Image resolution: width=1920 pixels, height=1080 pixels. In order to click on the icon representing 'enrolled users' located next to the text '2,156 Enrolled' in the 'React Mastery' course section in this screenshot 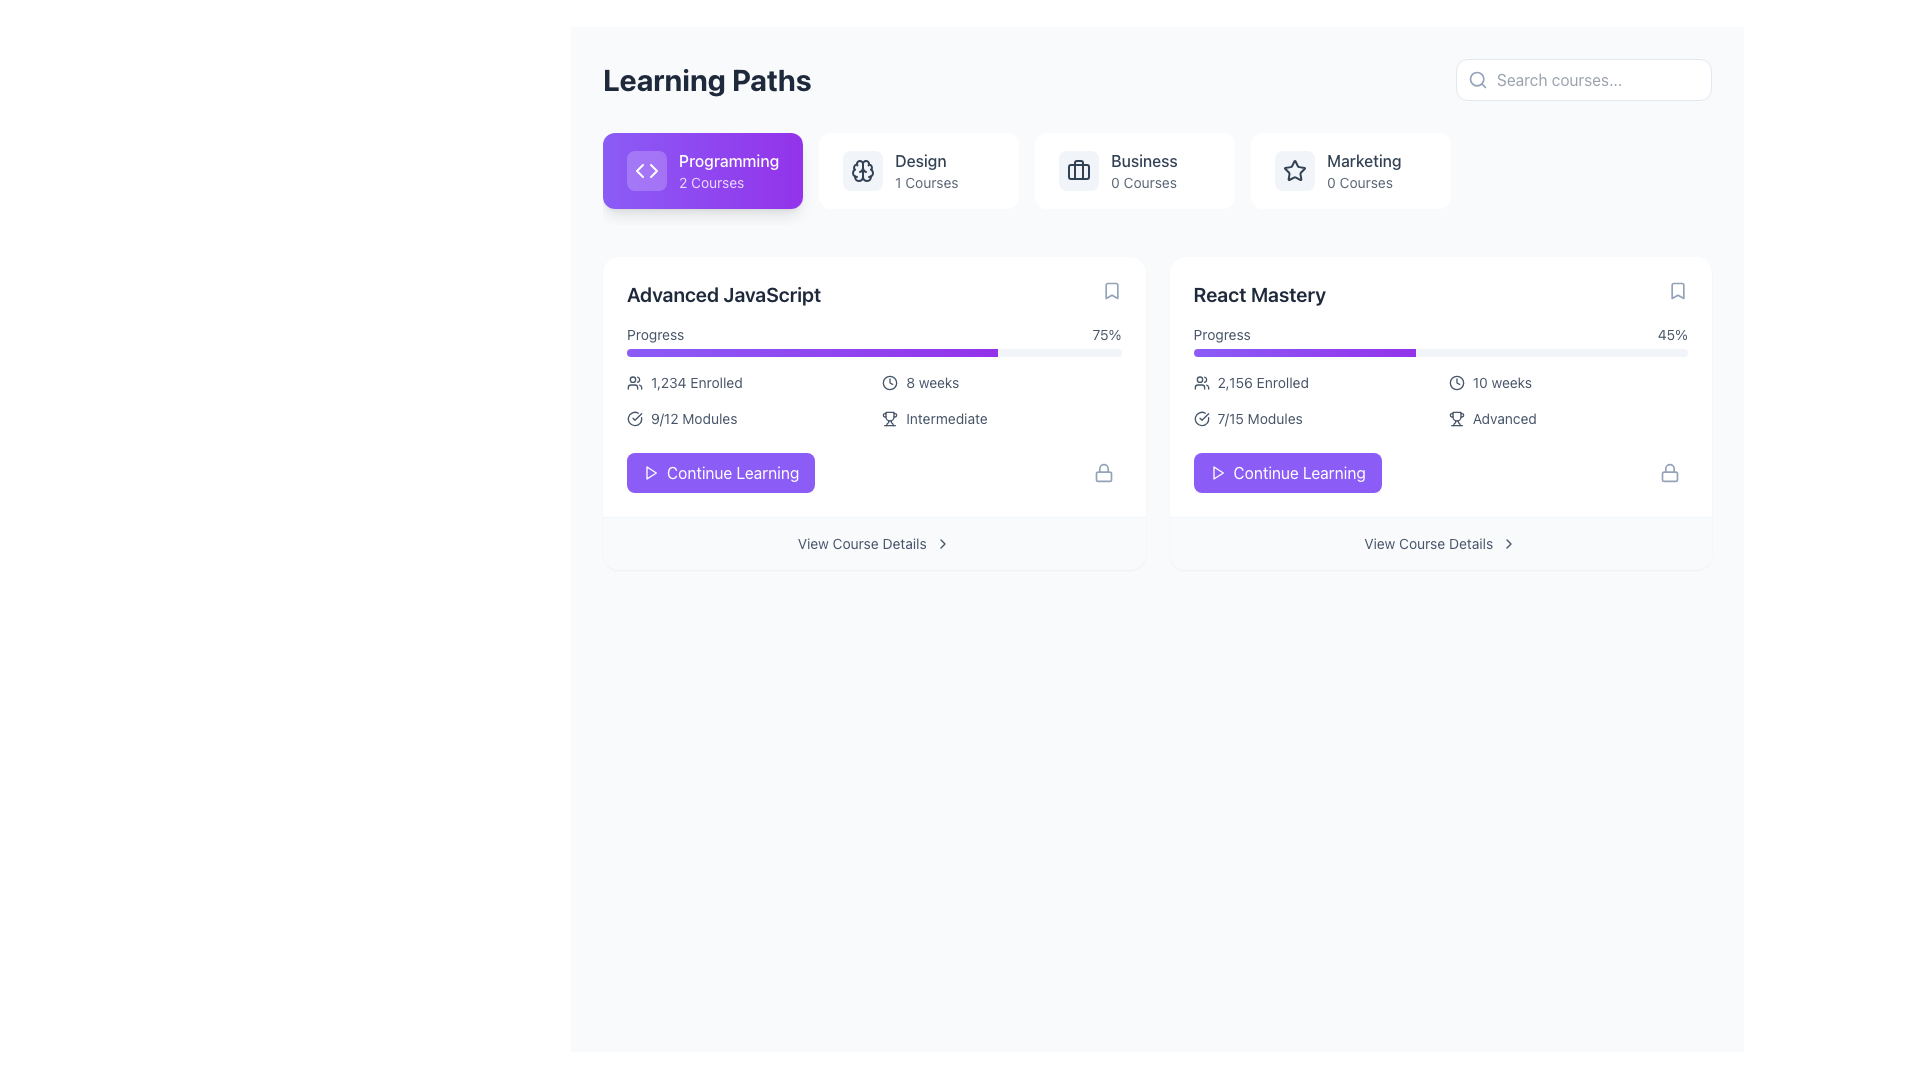, I will do `click(1200, 382)`.